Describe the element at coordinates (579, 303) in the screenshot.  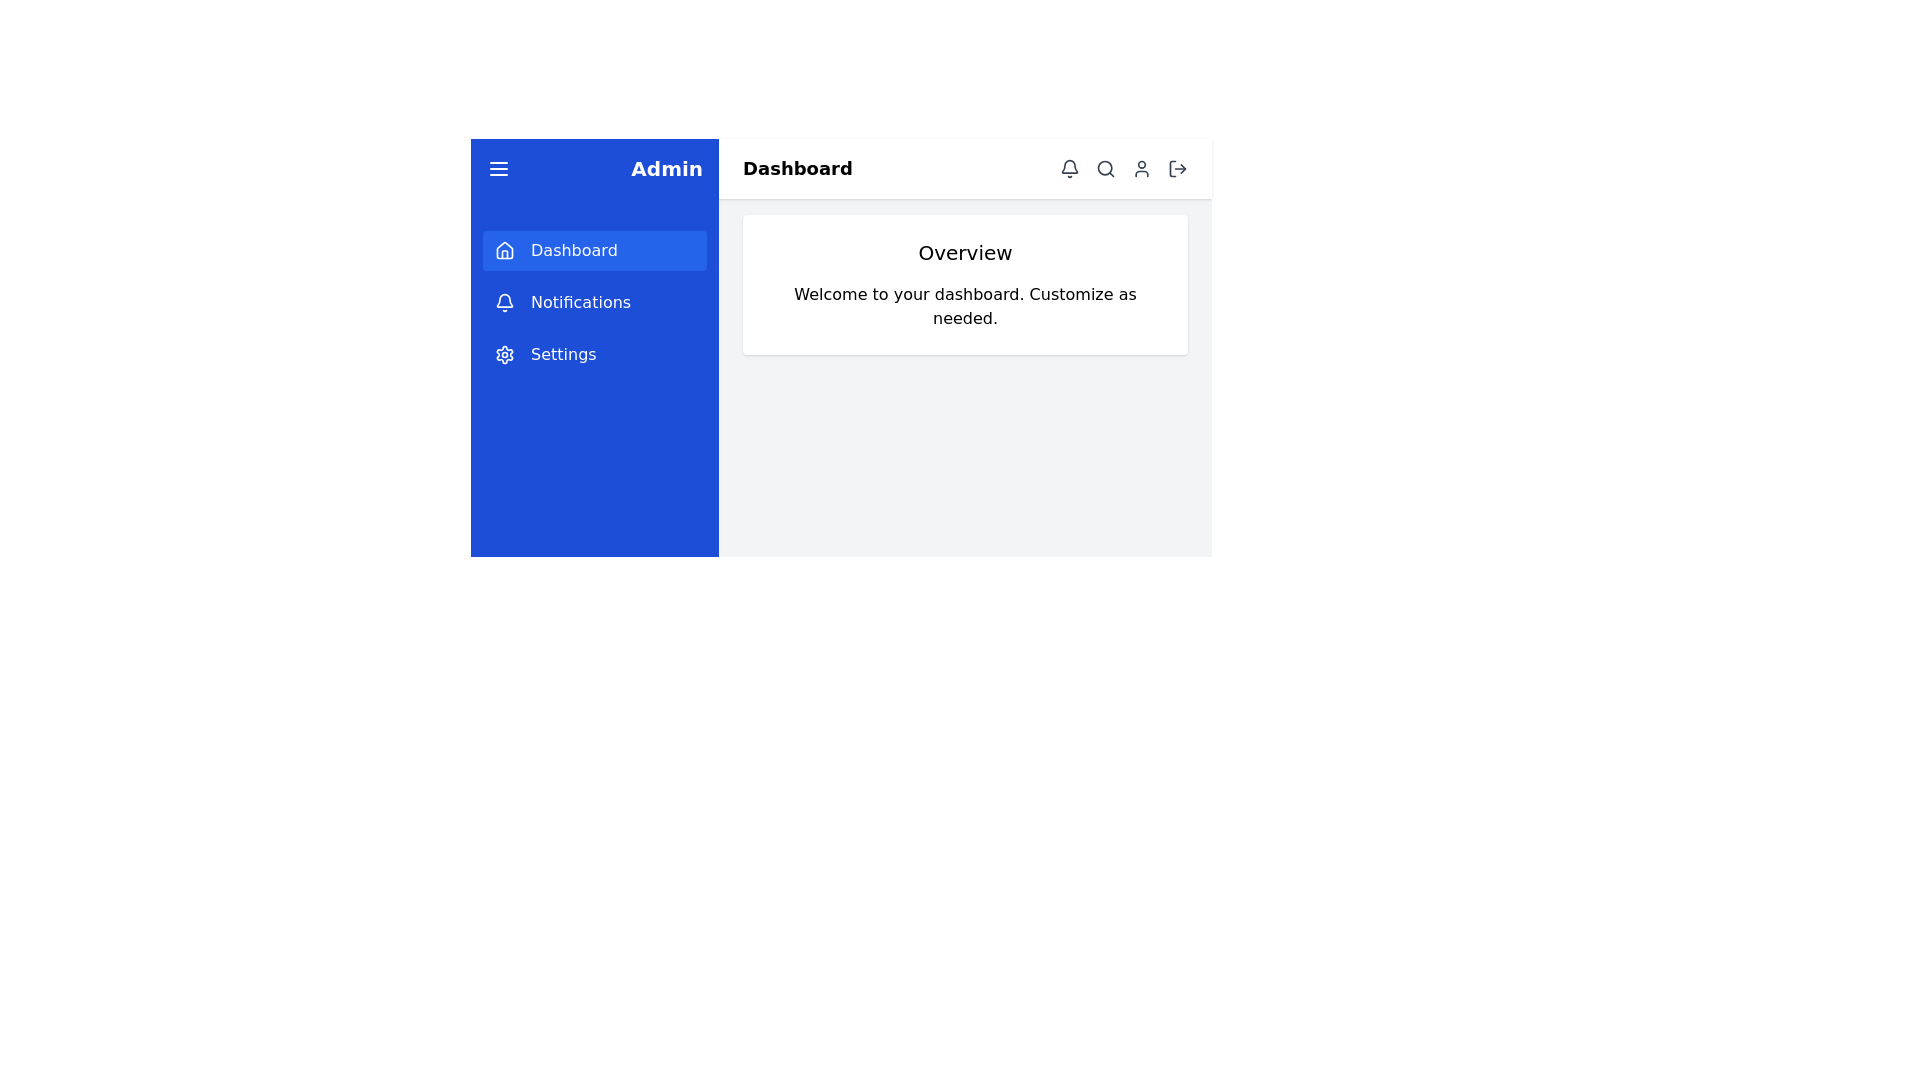
I see `the 'Notifications' text label in the vertical navigation bar` at that location.